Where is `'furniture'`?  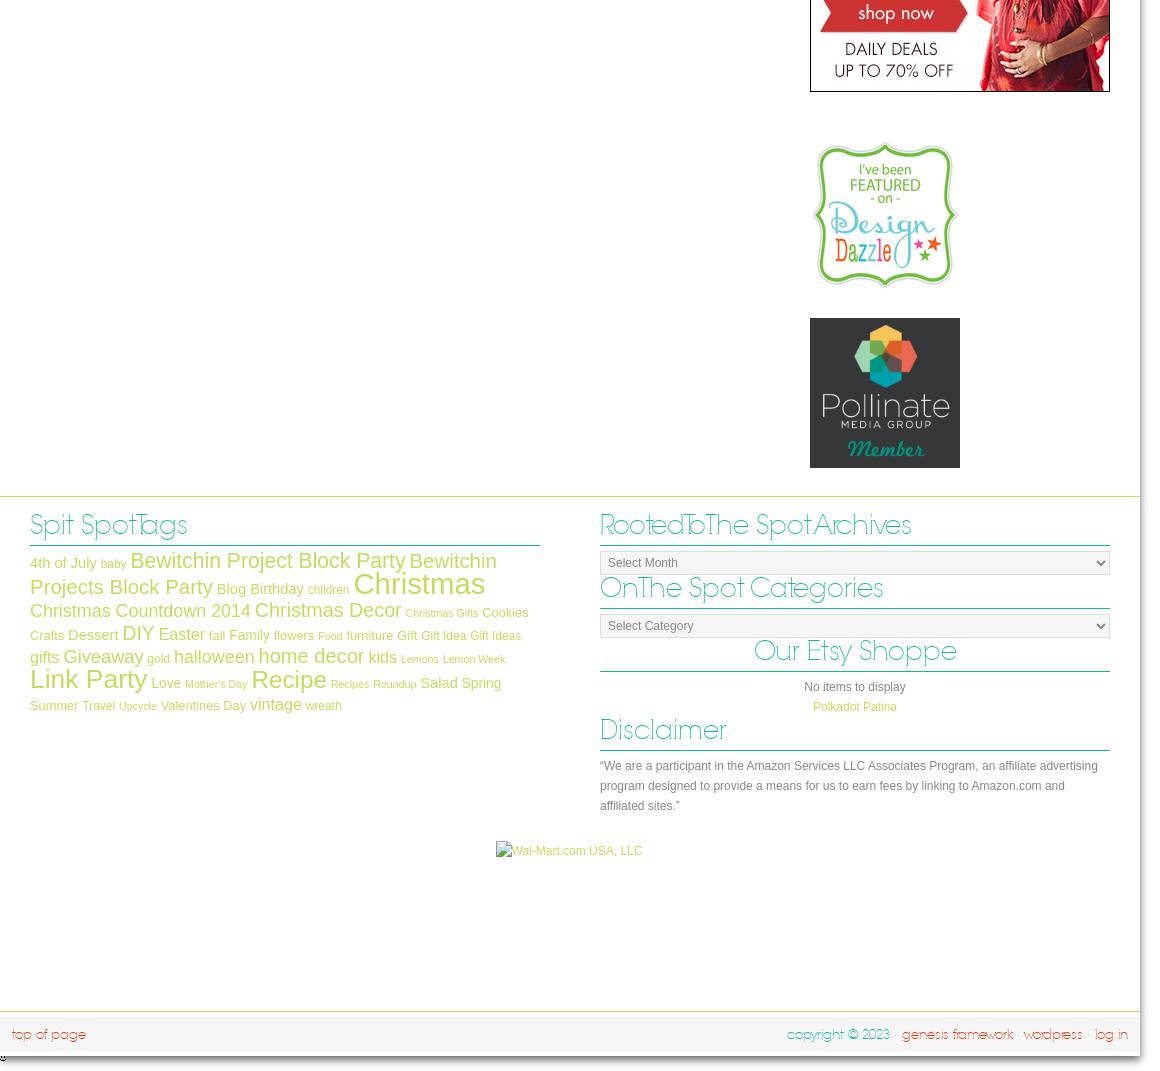 'furniture' is located at coordinates (369, 634).